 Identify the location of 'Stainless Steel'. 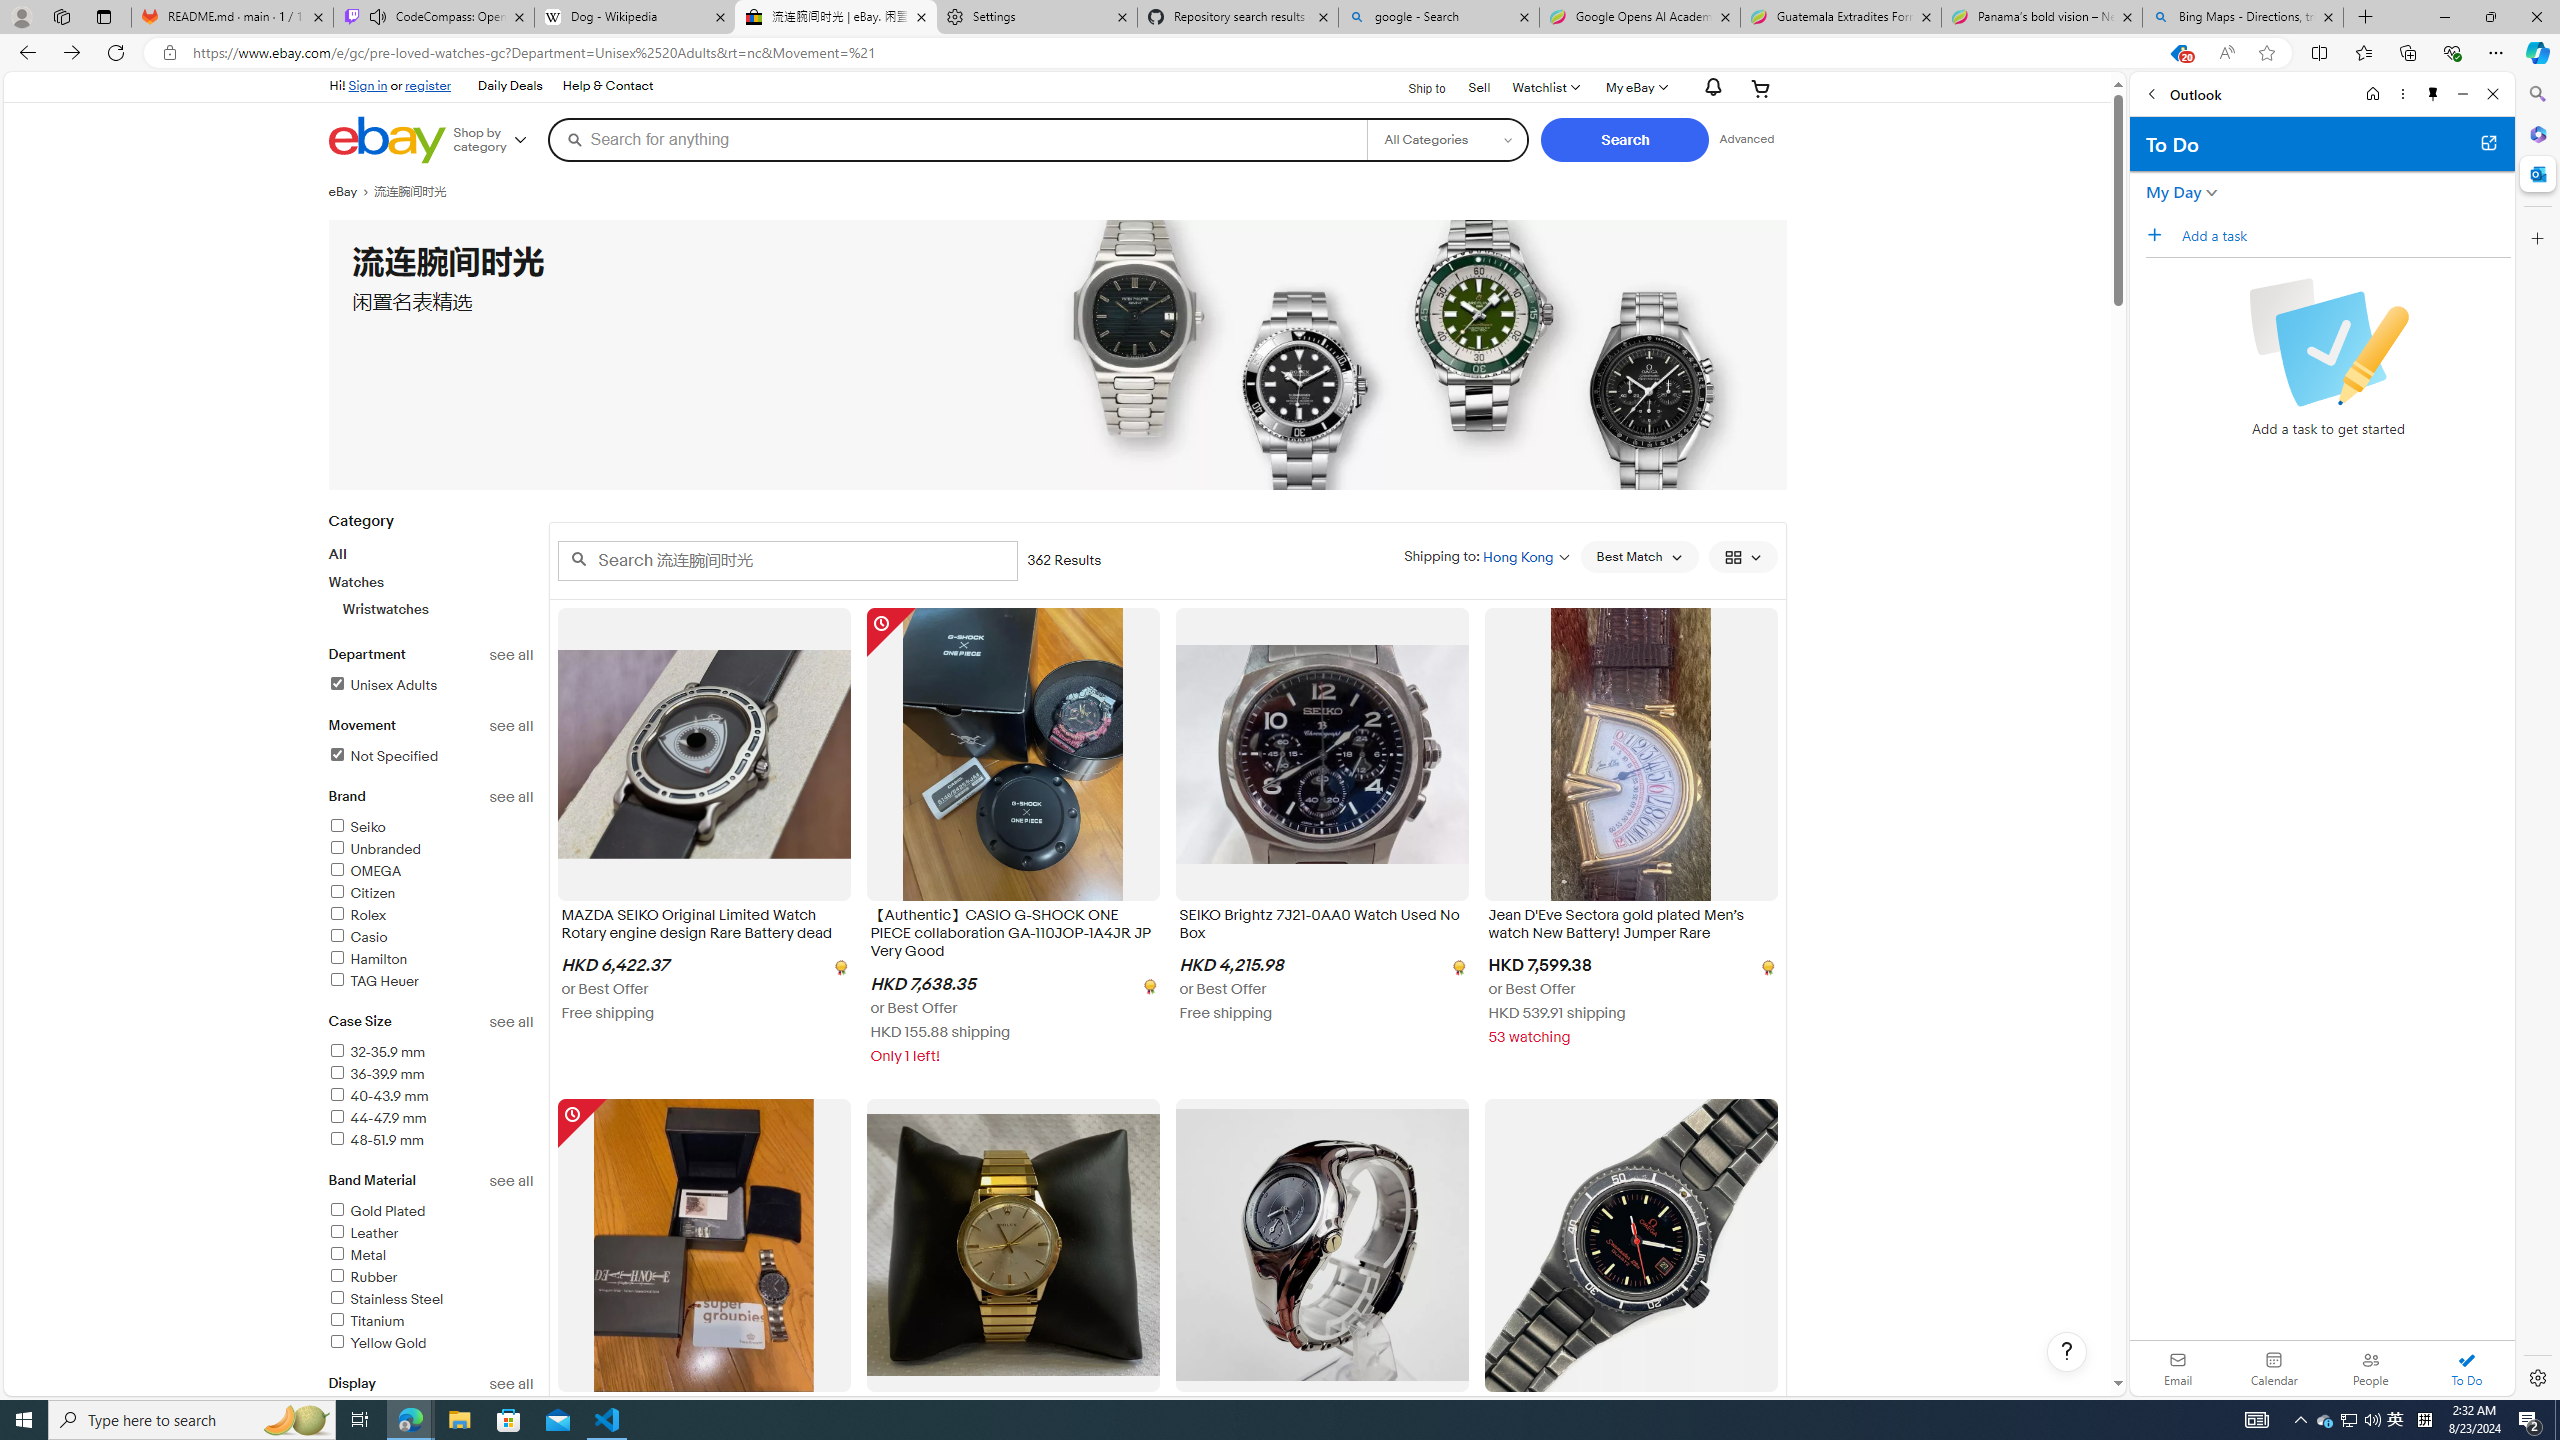
(384, 1298).